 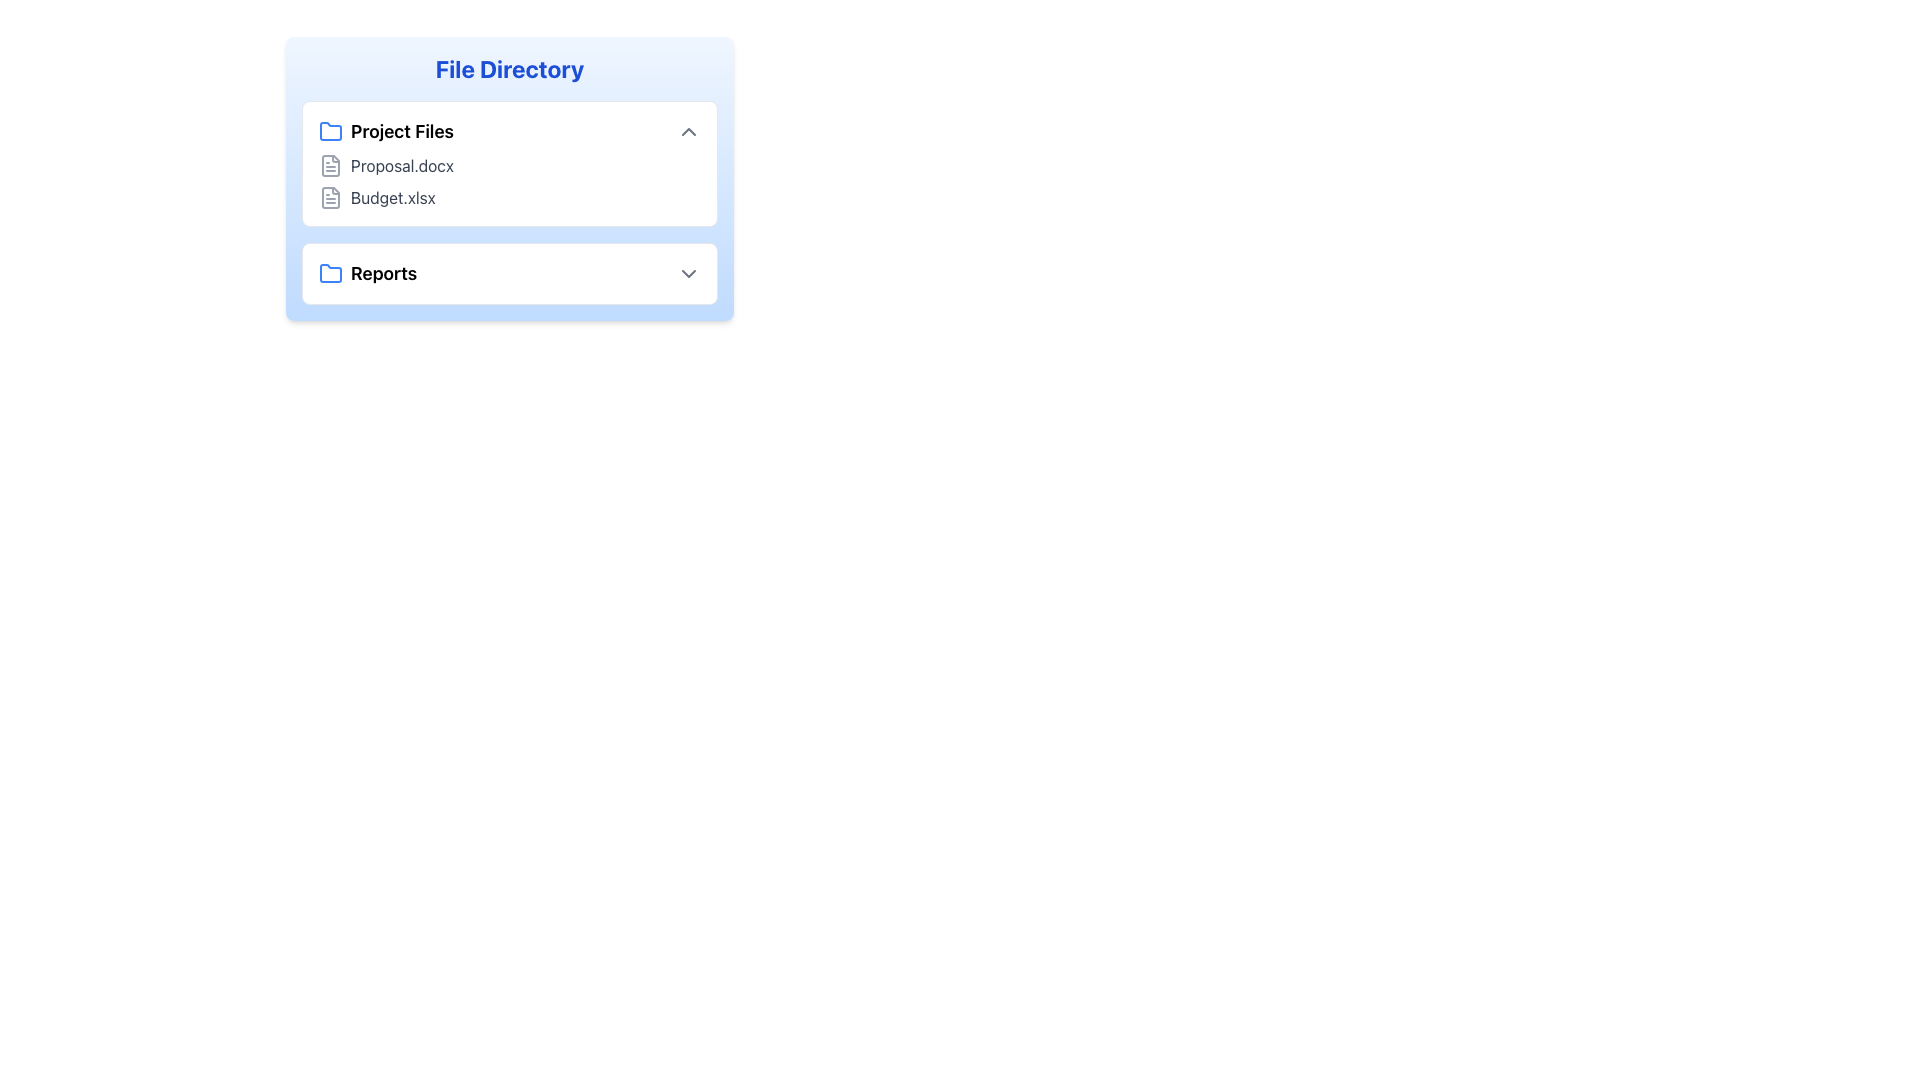 What do you see at coordinates (401, 131) in the screenshot?
I see `text element displaying 'Project Files', which is bold and semibold, located in the 'File Directory' section to understand the directory label` at bounding box center [401, 131].